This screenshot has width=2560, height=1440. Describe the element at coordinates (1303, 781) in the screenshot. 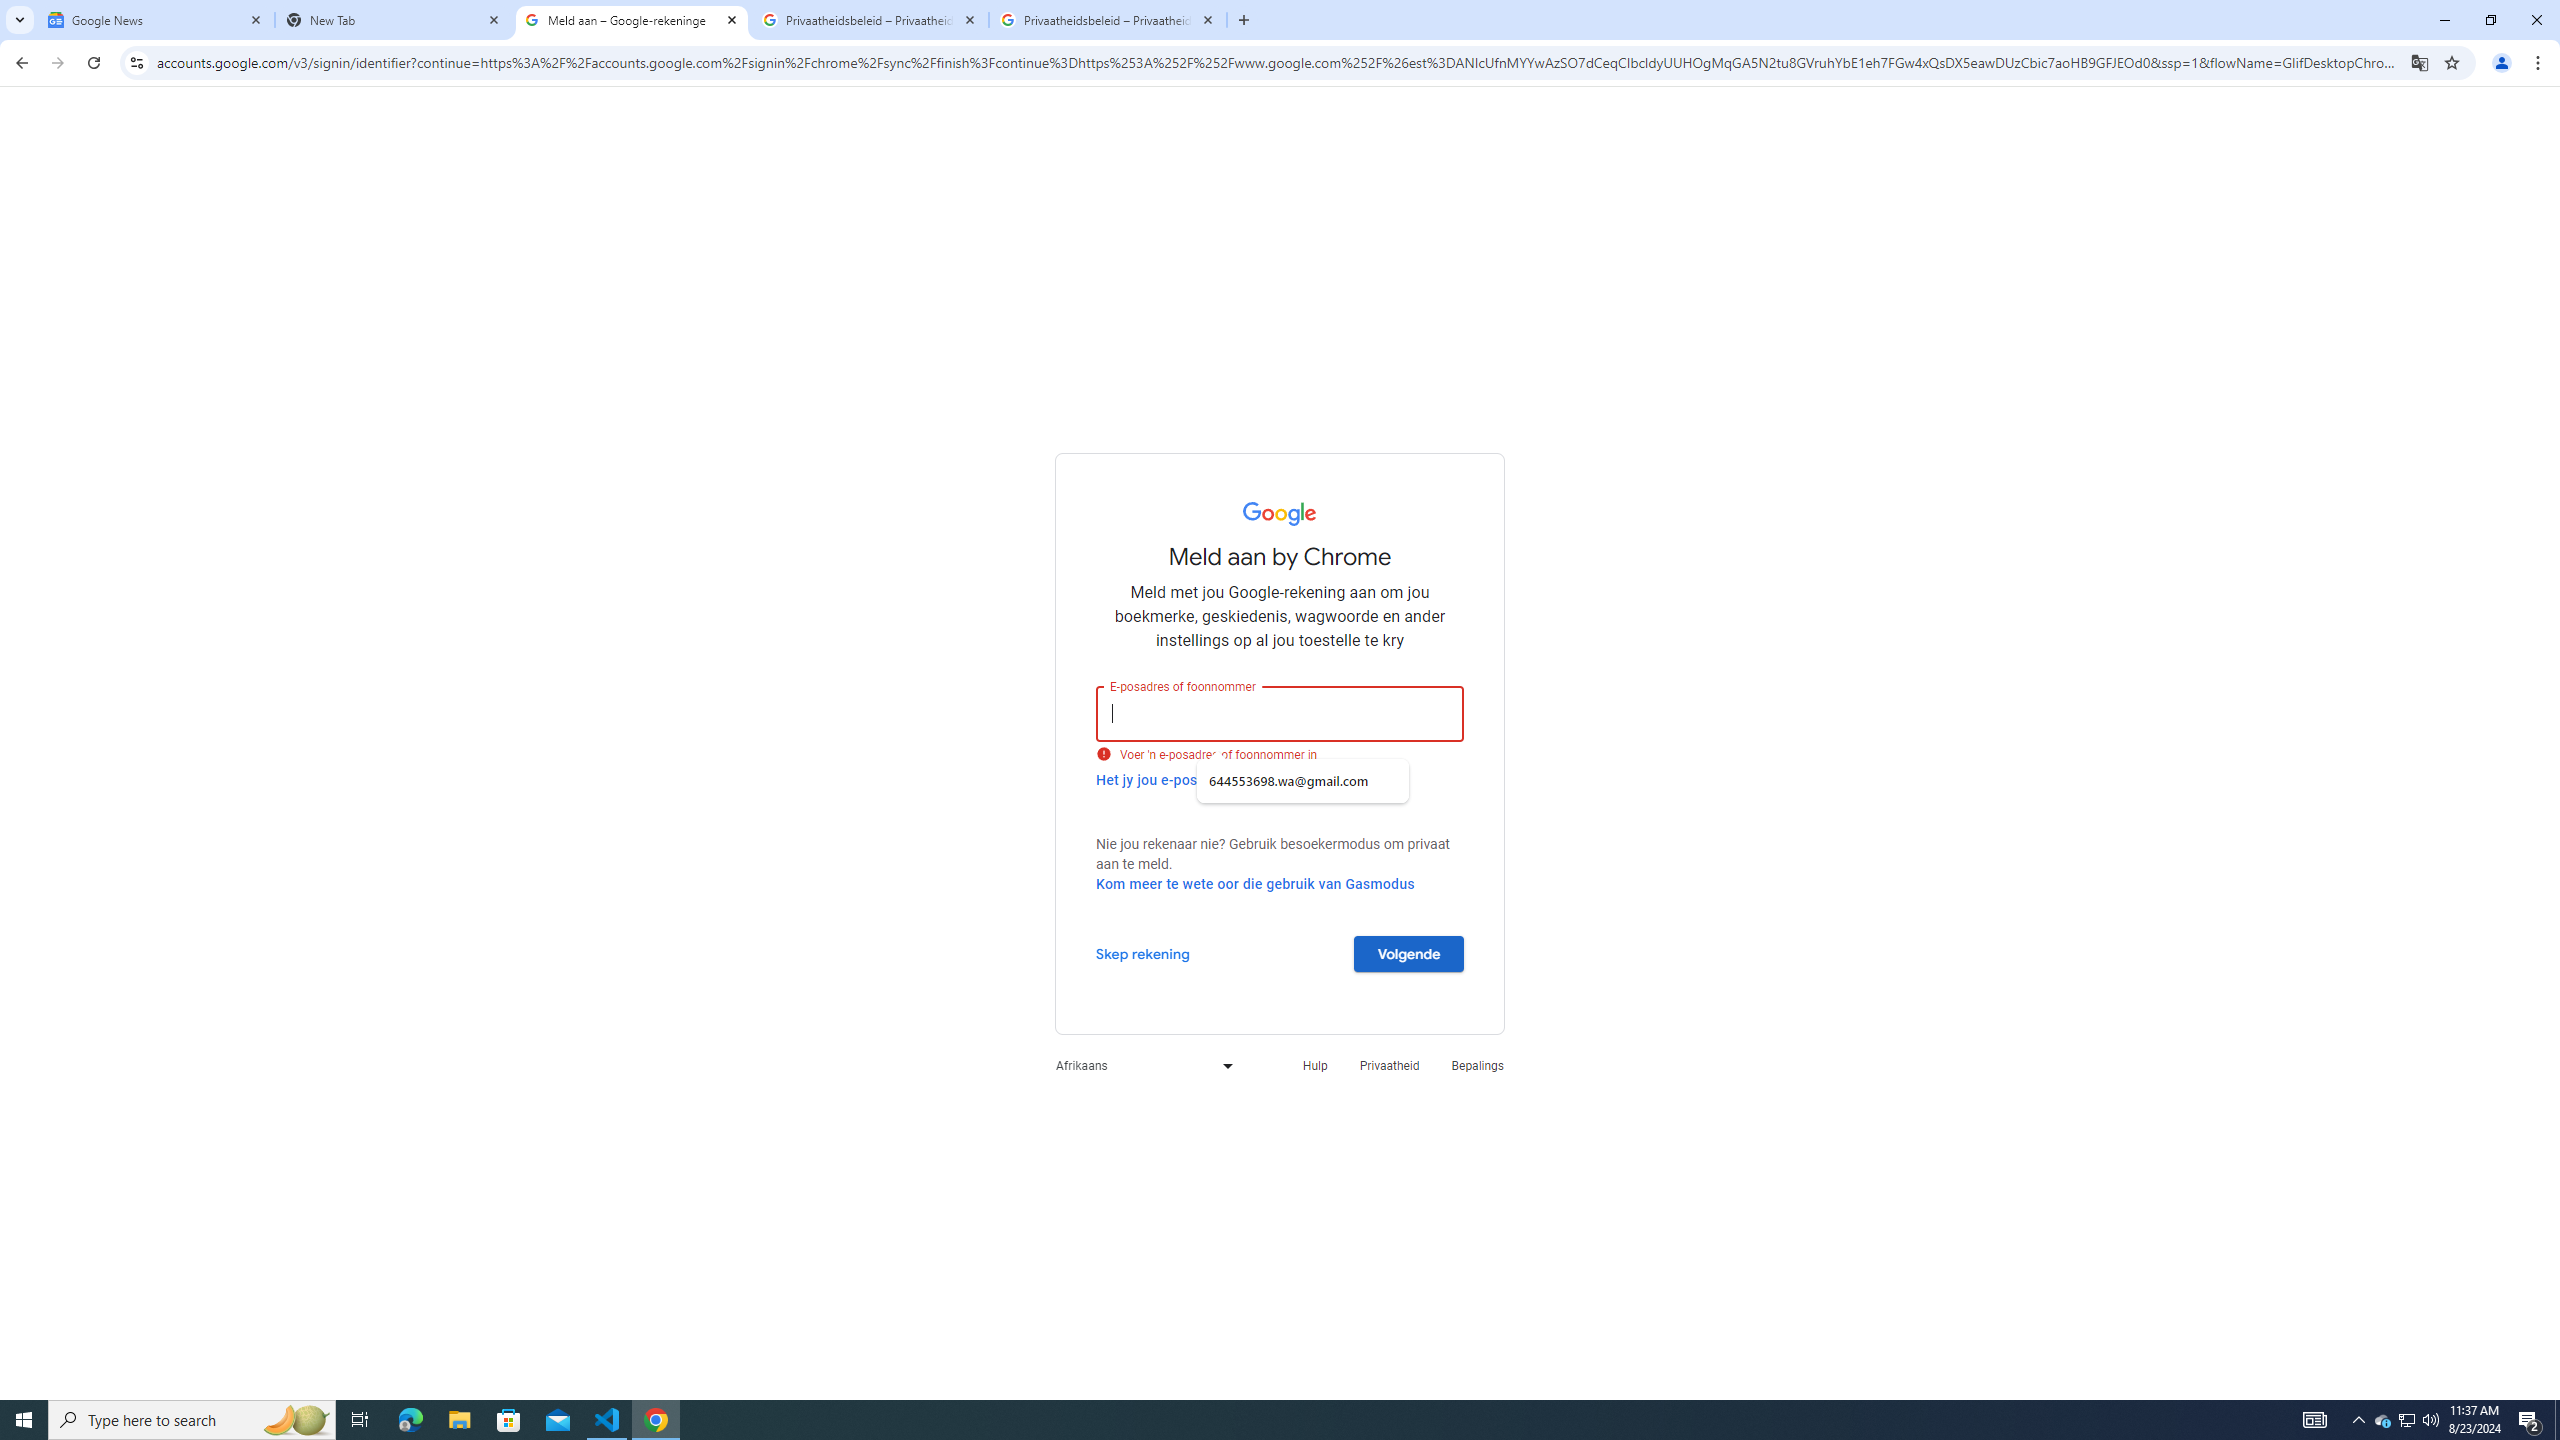

I see `'644553698.wa@gmail.com'` at that location.